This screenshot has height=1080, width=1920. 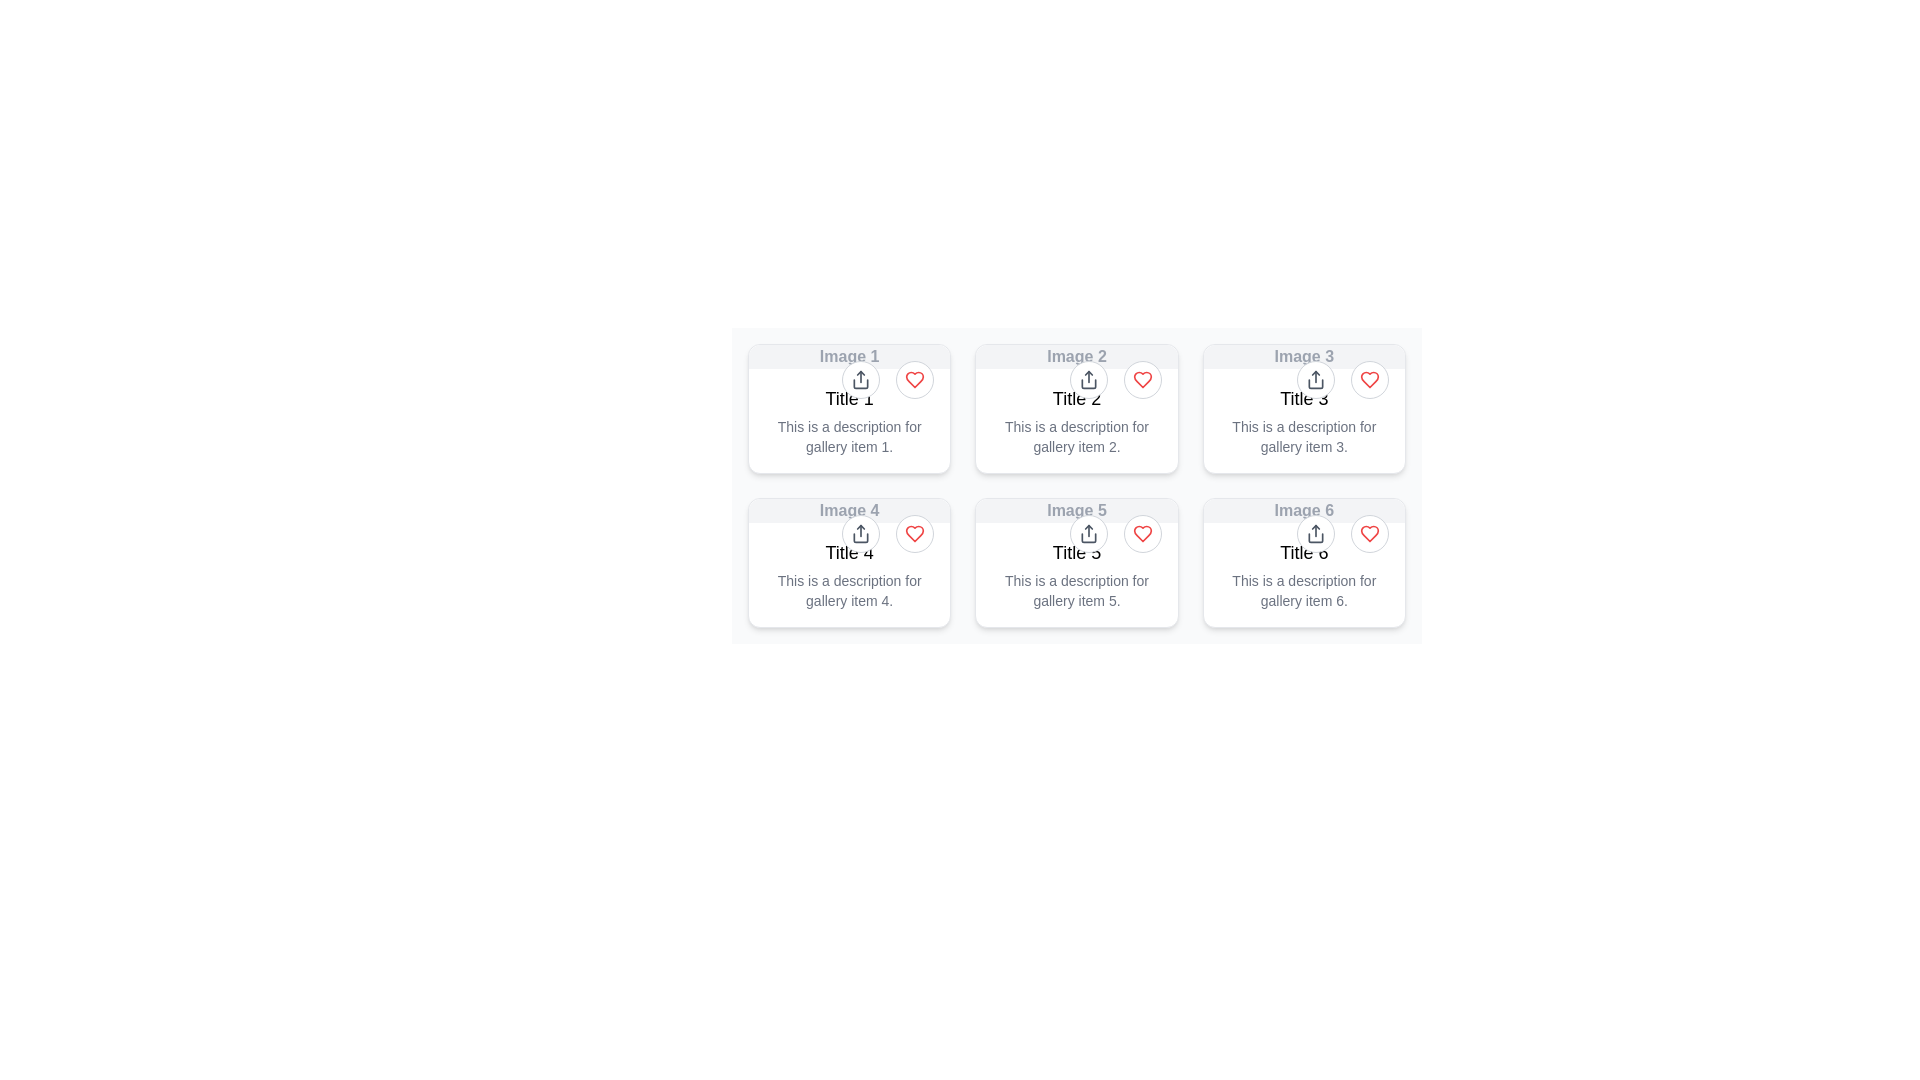 I want to click on the Text Block that conveys textual information about the gallery item, located centrally in the top-left card below 'Image 1' and above the card's background, so click(x=849, y=419).